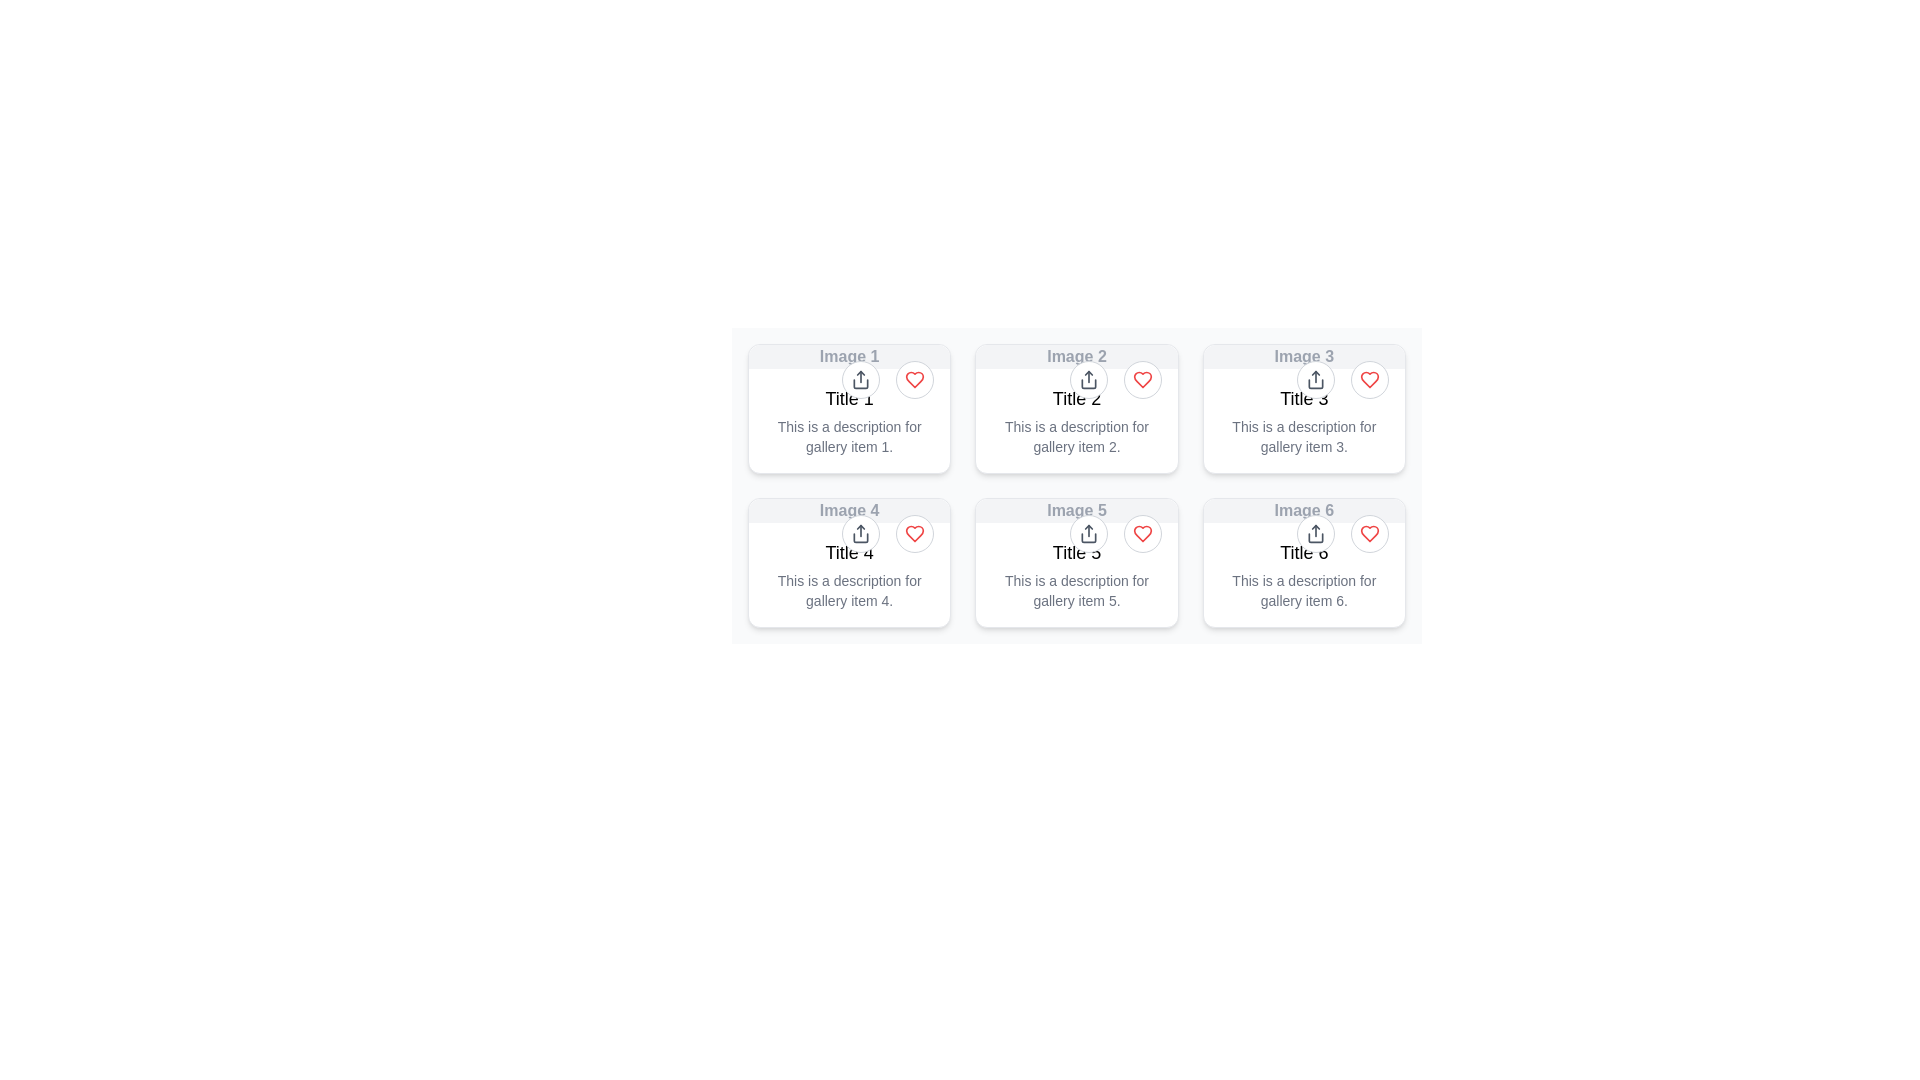  What do you see at coordinates (1075, 407) in the screenshot?
I see `the second card in the first row of the gallery grid` at bounding box center [1075, 407].